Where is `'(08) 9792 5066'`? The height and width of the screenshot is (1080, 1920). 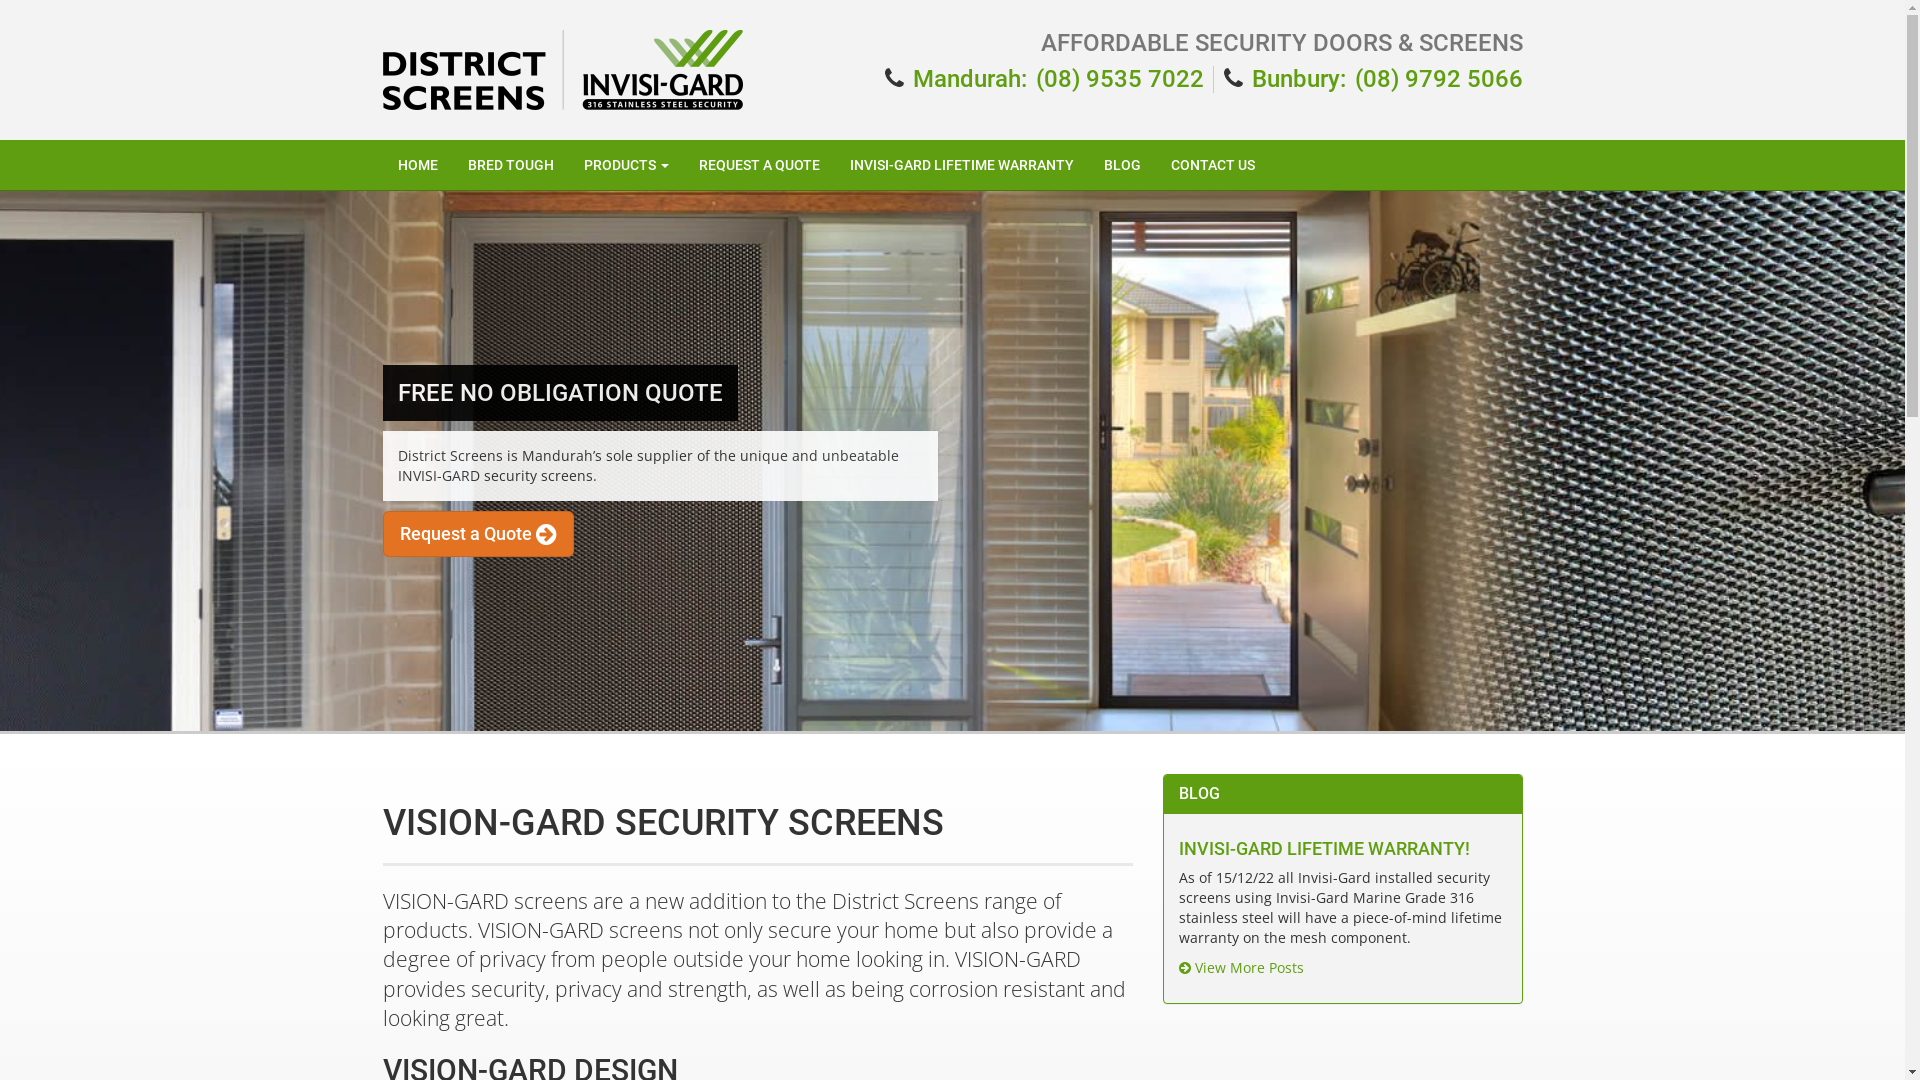 '(08) 9792 5066' is located at coordinates (1437, 77).